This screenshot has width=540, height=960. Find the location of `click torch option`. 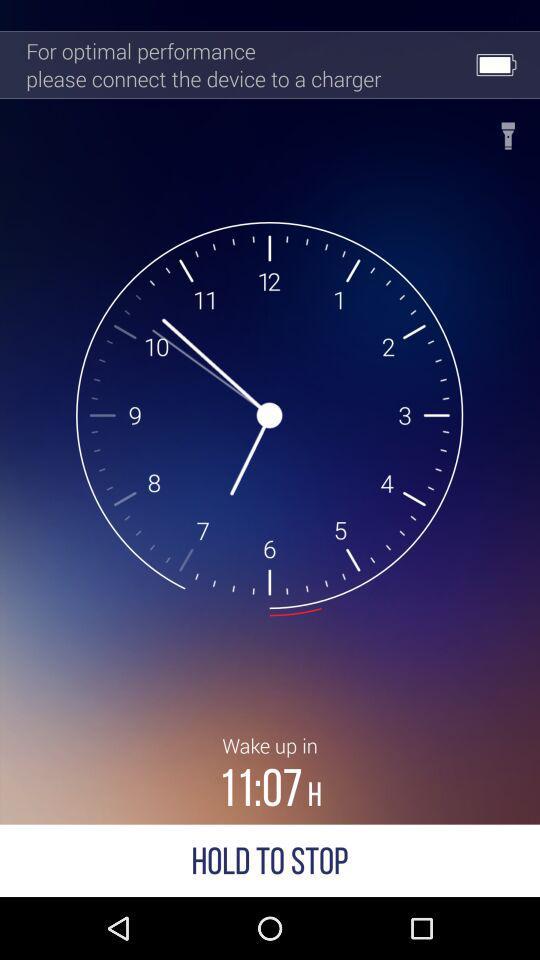

click torch option is located at coordinates (508, 129).